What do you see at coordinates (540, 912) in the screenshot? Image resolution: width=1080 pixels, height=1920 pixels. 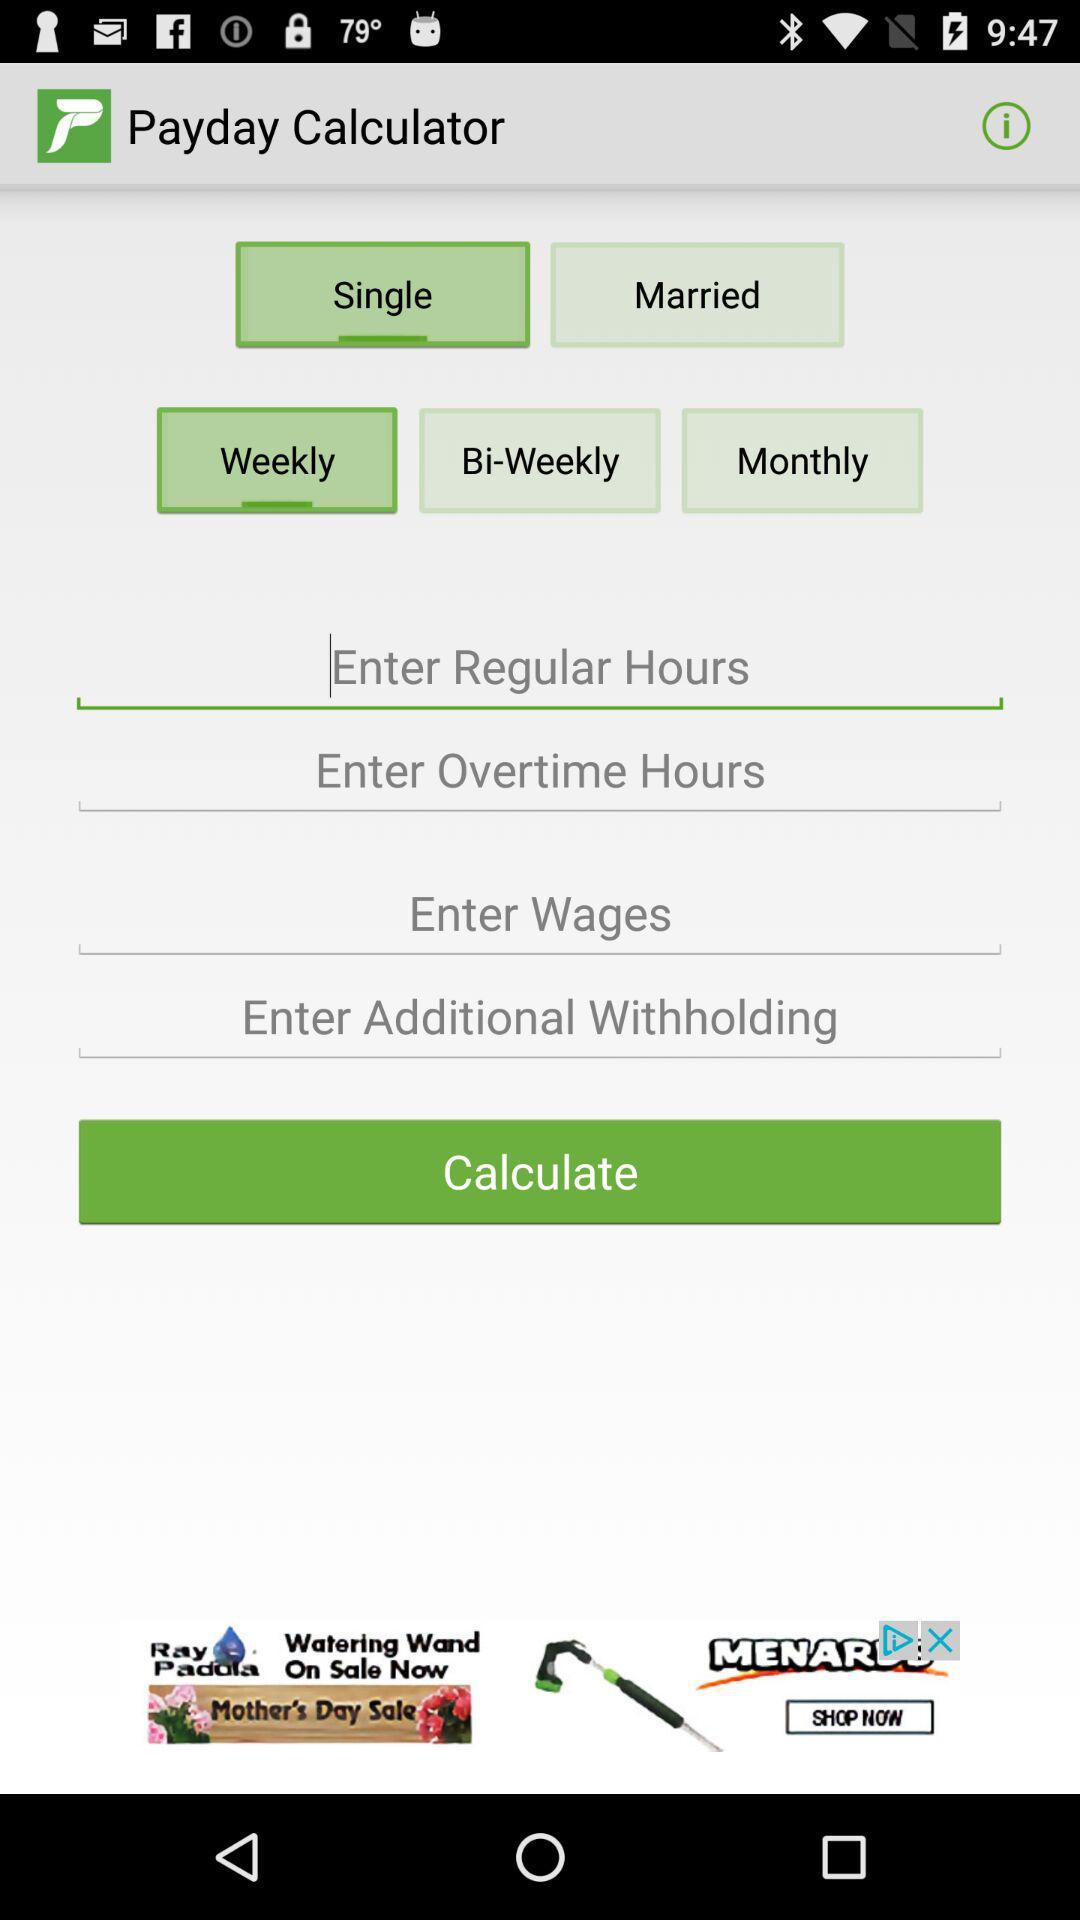 I see `the enter wages below enter overtime hours` at bounding box center [540, 912].